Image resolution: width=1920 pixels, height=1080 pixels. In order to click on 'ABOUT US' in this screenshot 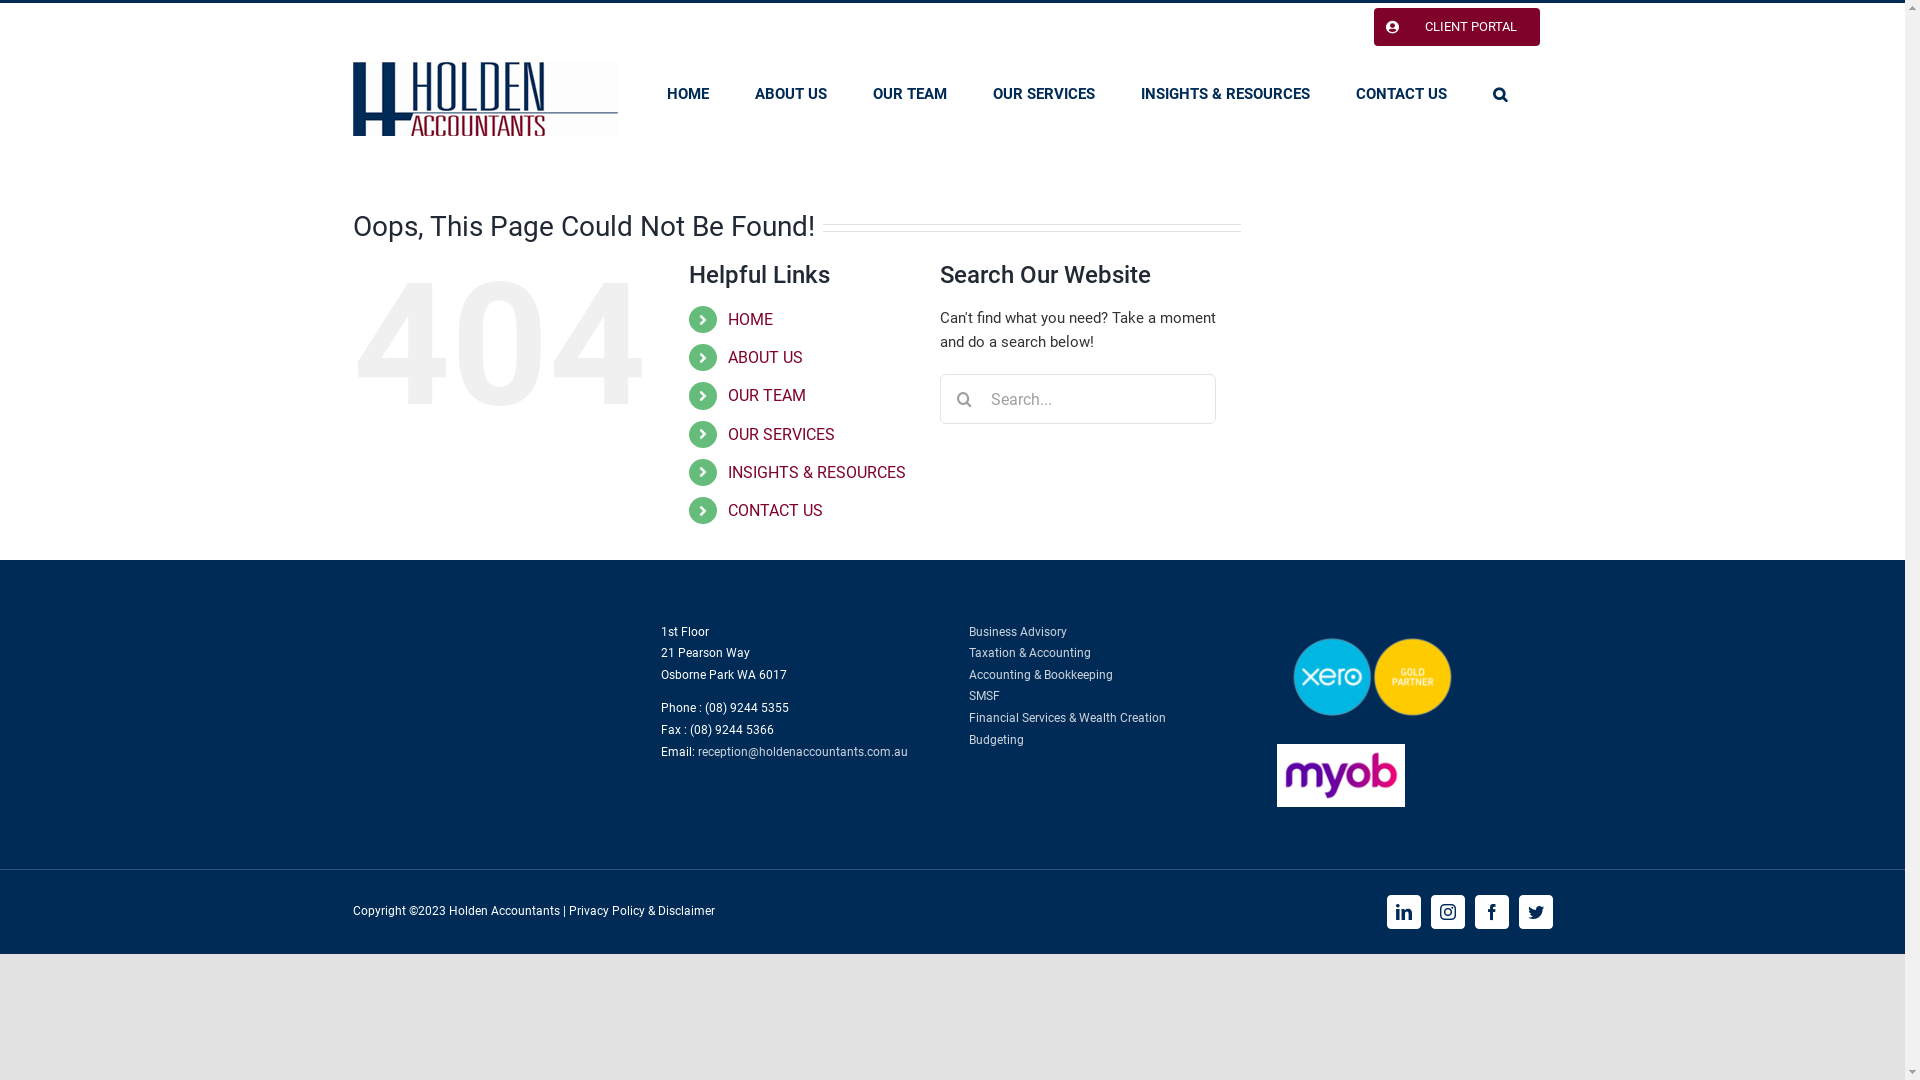, I will do `click(752, 93)`.